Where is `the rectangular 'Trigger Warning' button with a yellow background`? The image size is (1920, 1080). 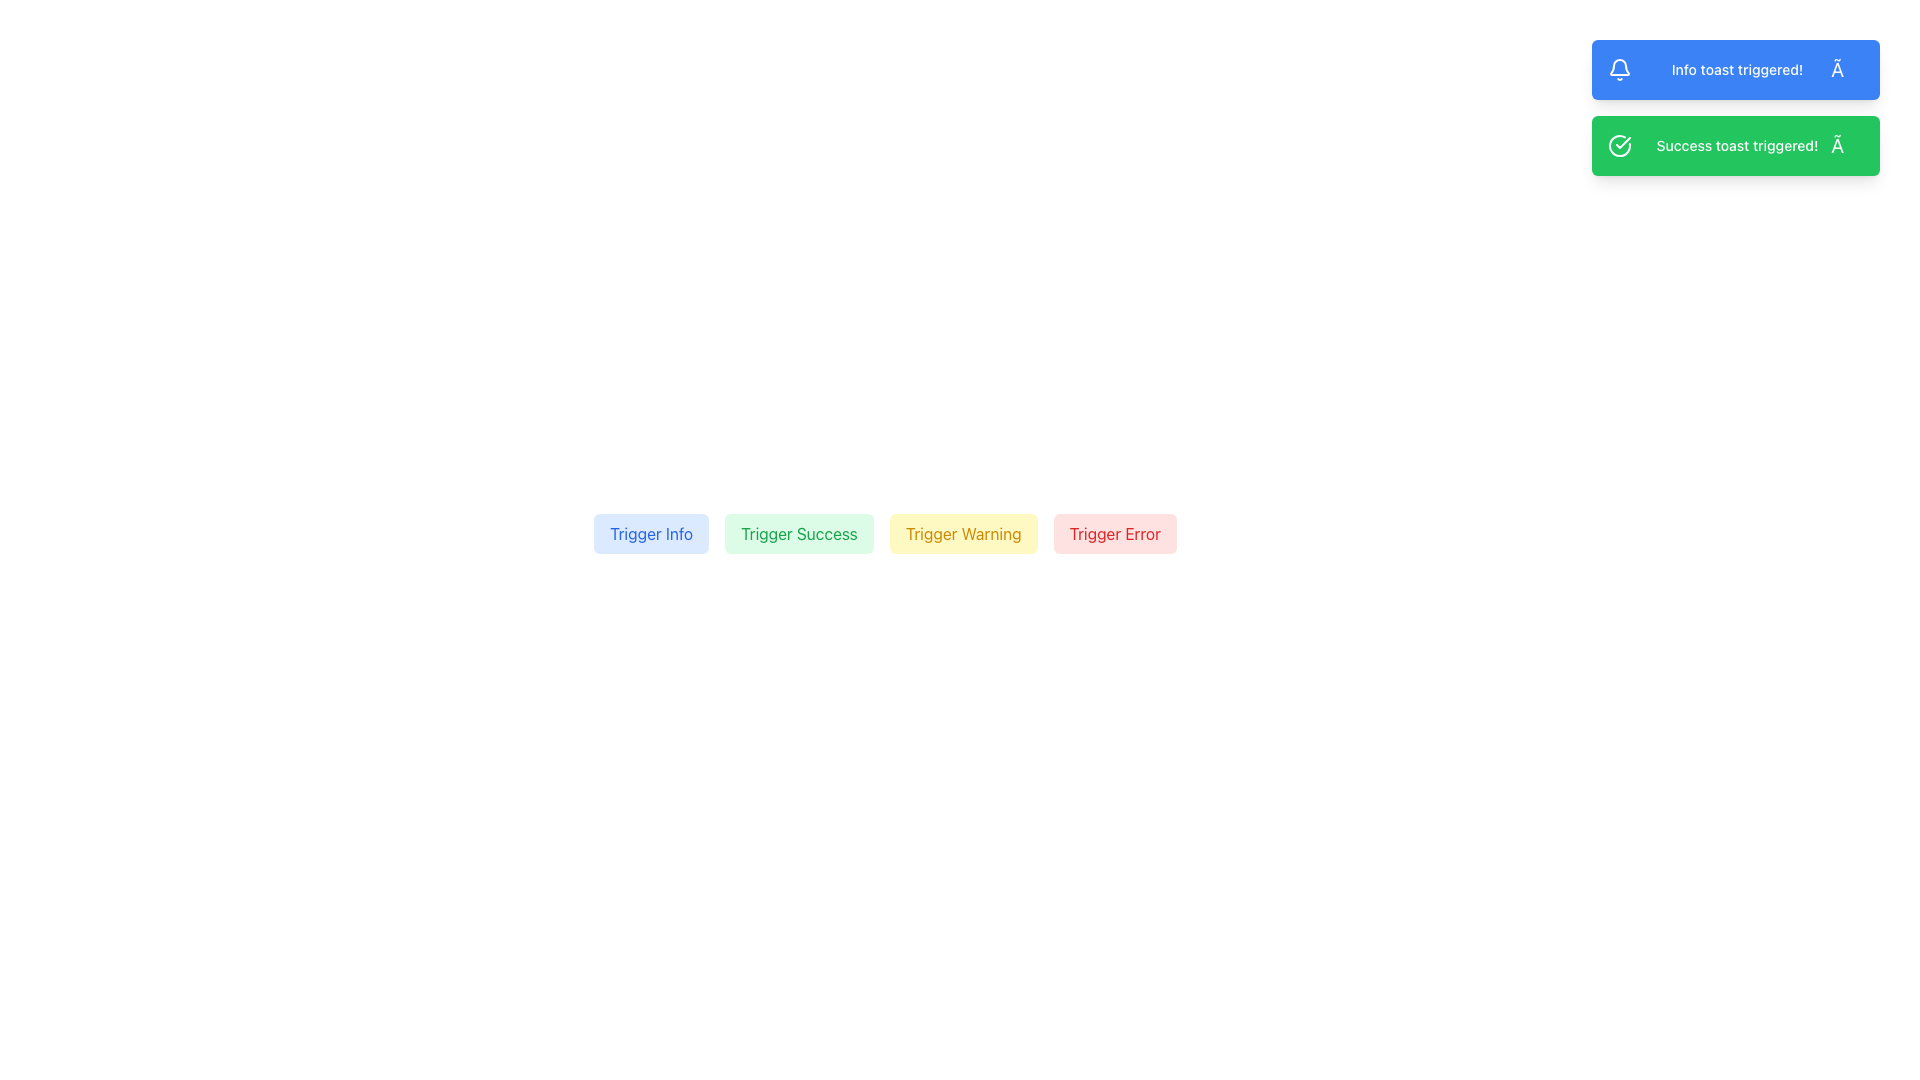 the rectangular 'Trigger Warning' button with a yellow background is located at coordinates (884, 524).